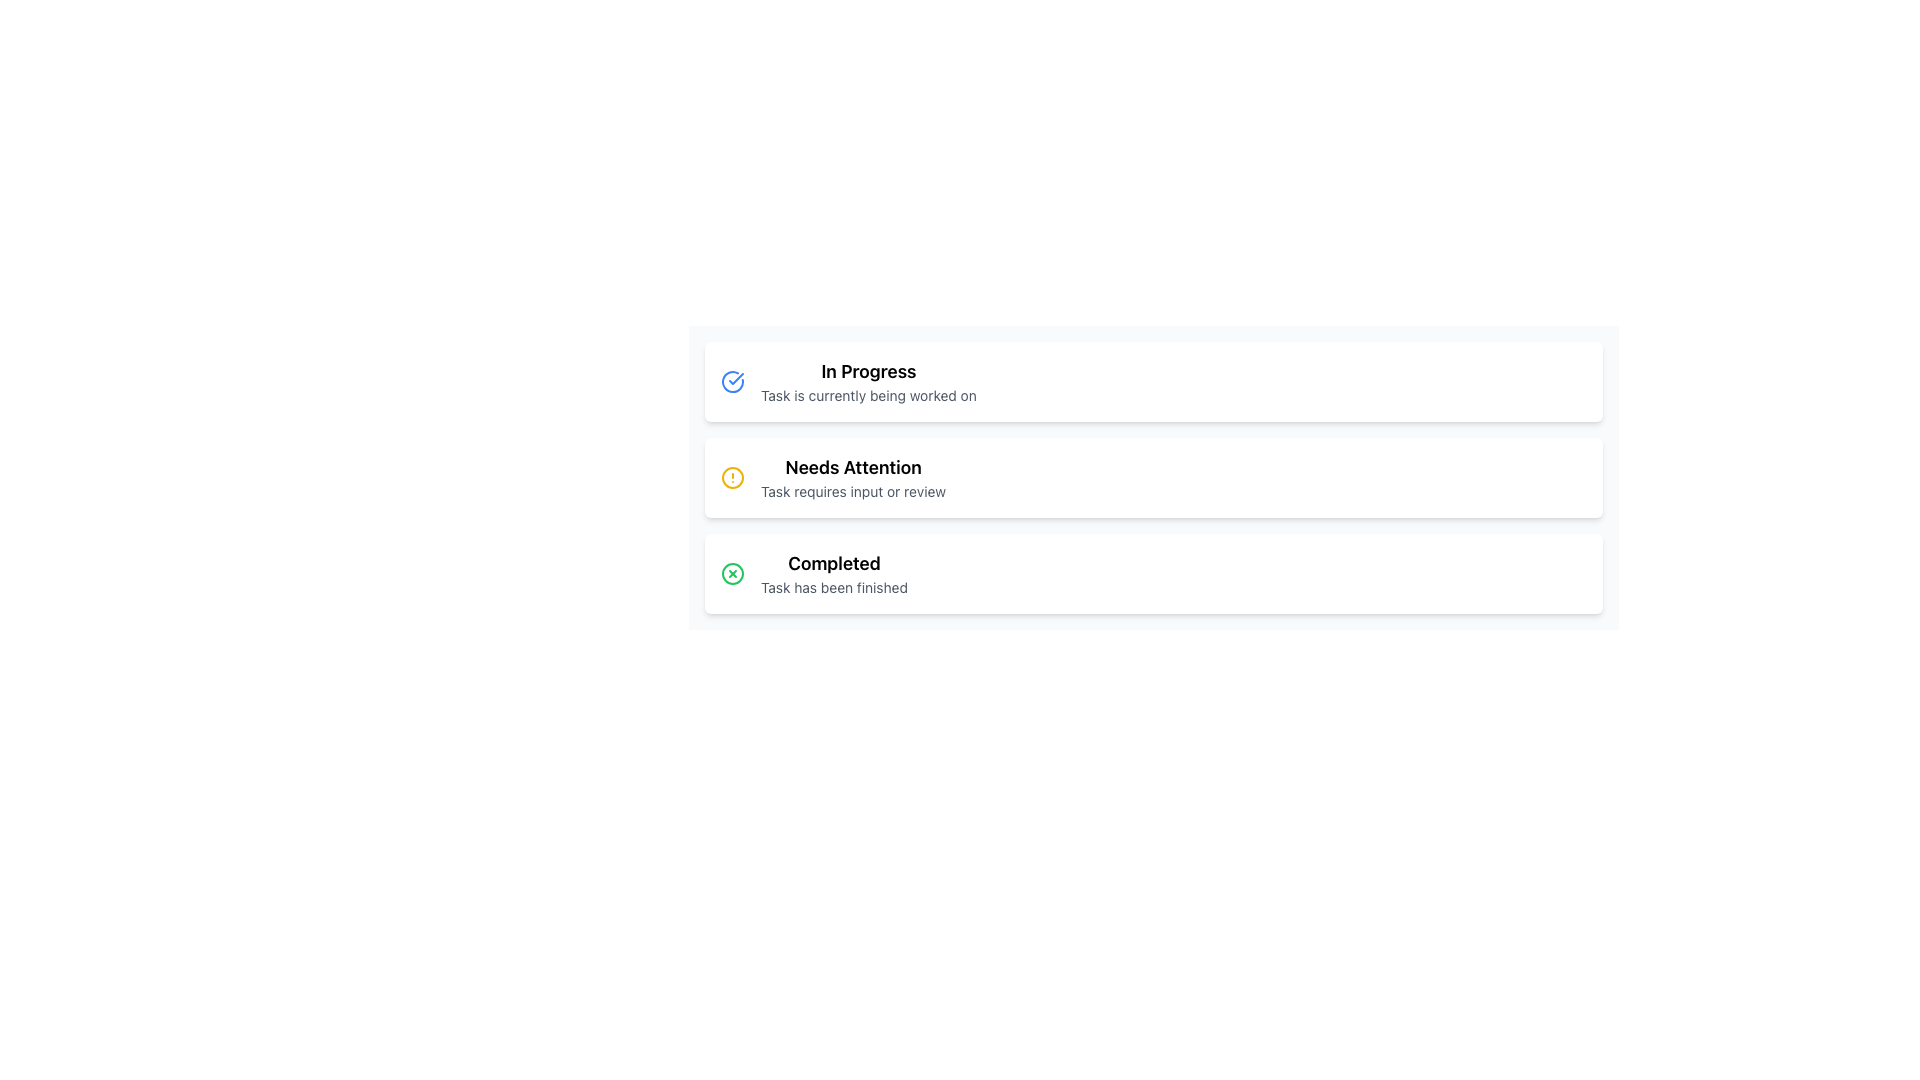  I want to click on the second Notification Item in the vertical task list, so click(1153, 478).